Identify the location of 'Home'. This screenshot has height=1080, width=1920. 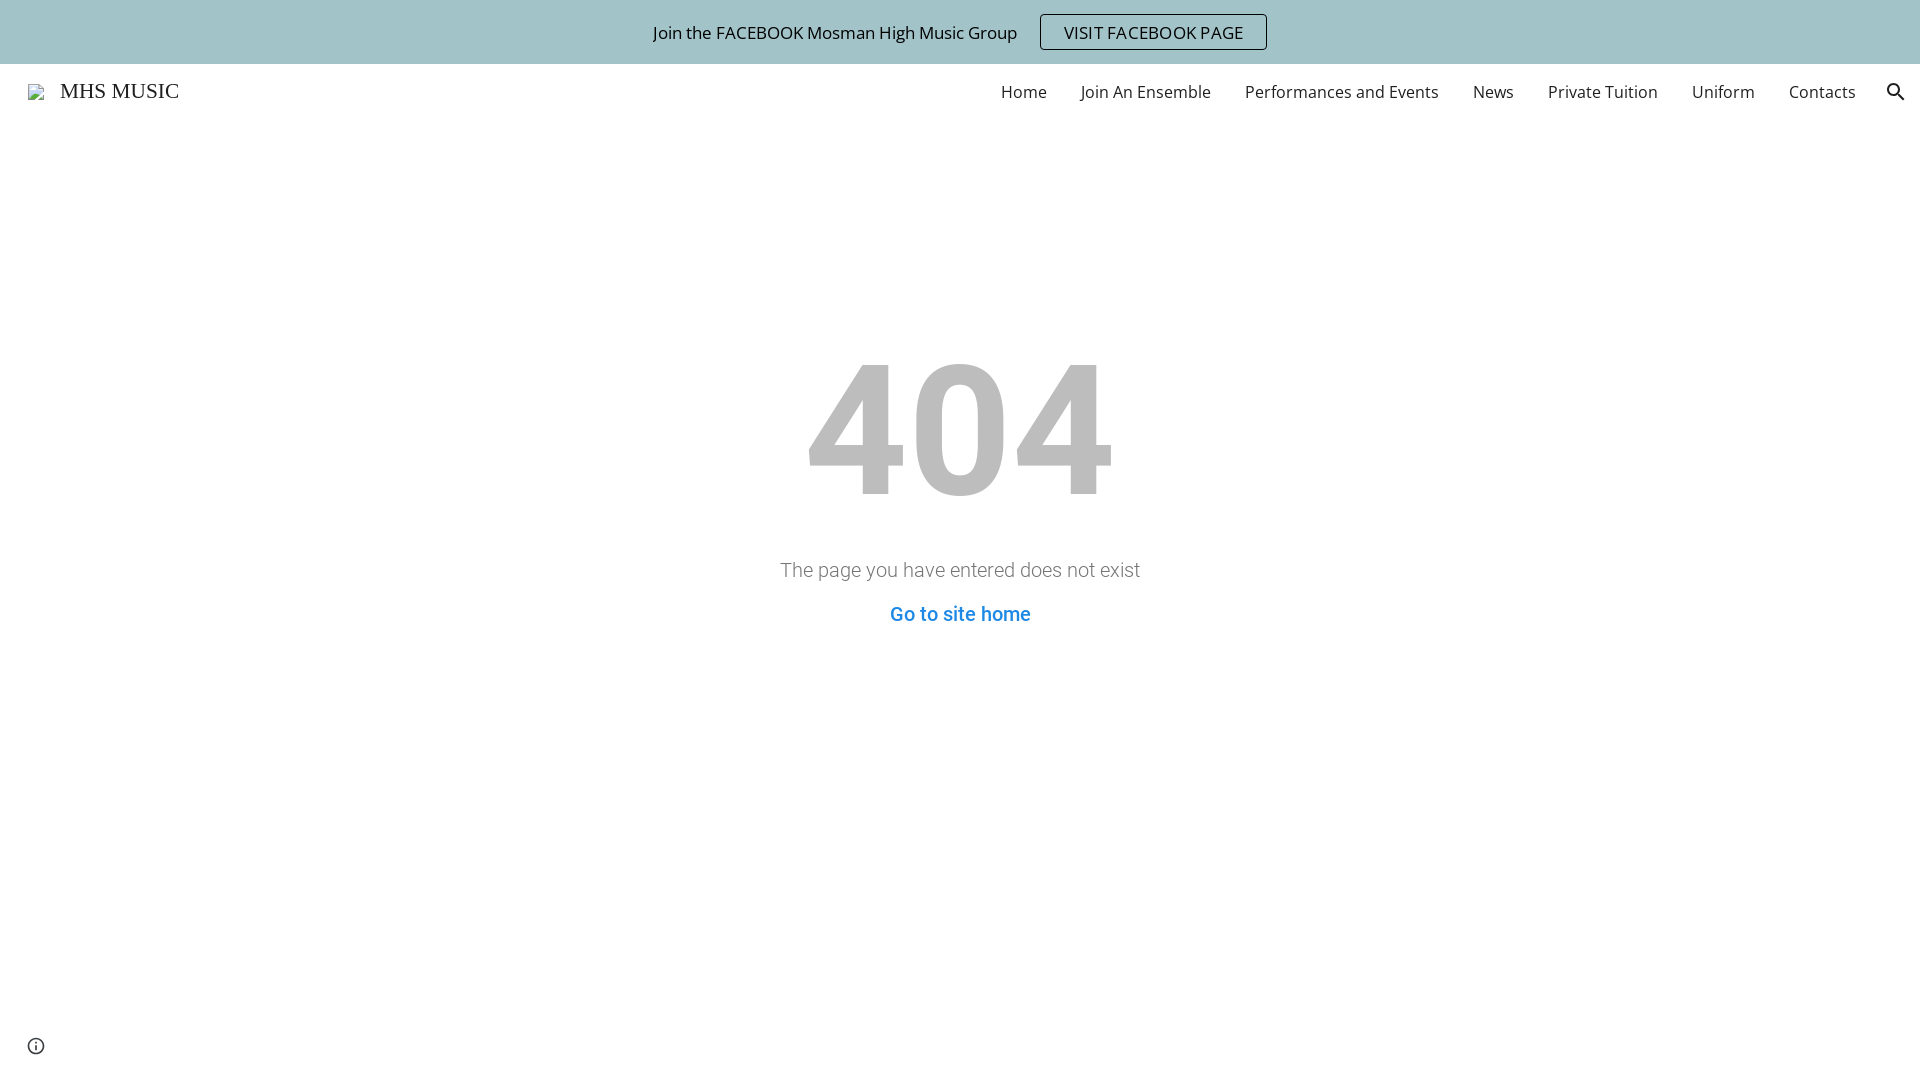
(1023, 92).